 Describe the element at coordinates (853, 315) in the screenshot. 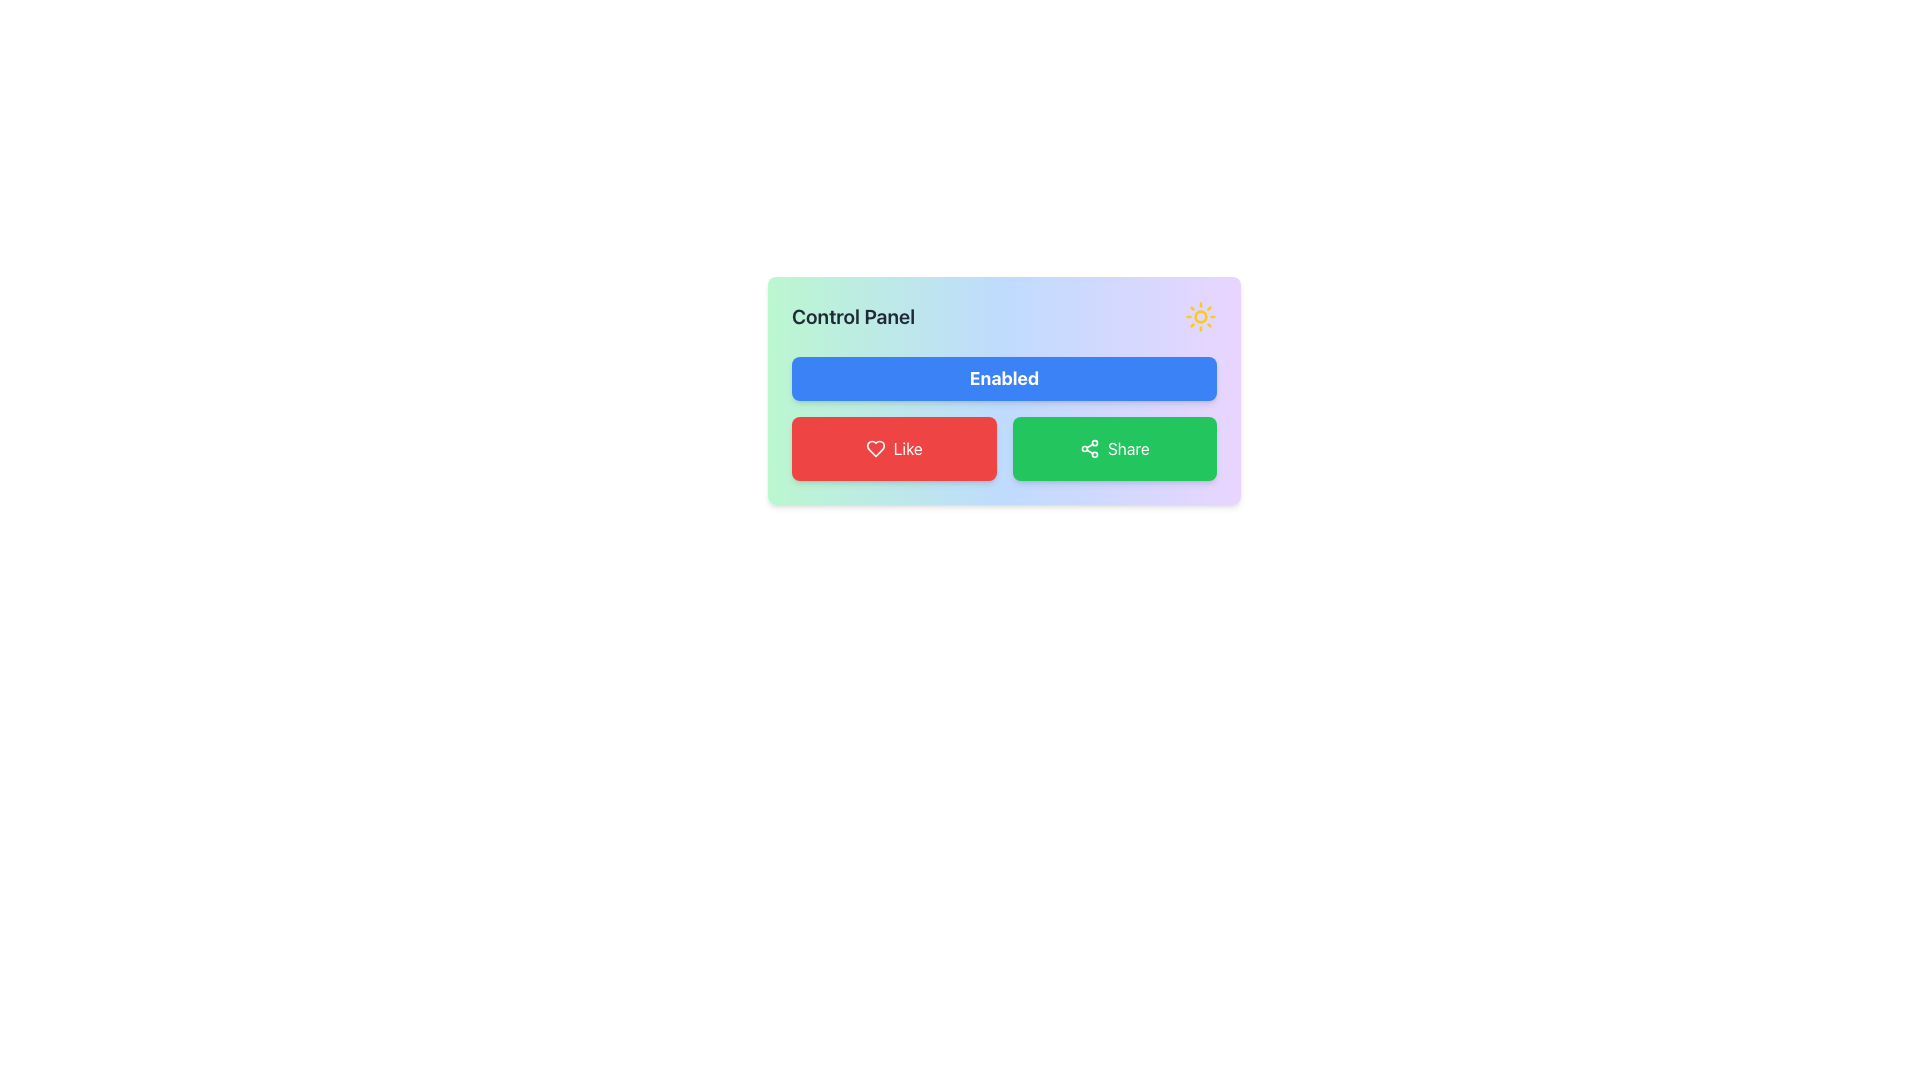

I see `the heading or title text element that serves to identify the purpose of the panel, located at the left side of the panel with a sun-shaped icon adjacent to it on the right` at that location.